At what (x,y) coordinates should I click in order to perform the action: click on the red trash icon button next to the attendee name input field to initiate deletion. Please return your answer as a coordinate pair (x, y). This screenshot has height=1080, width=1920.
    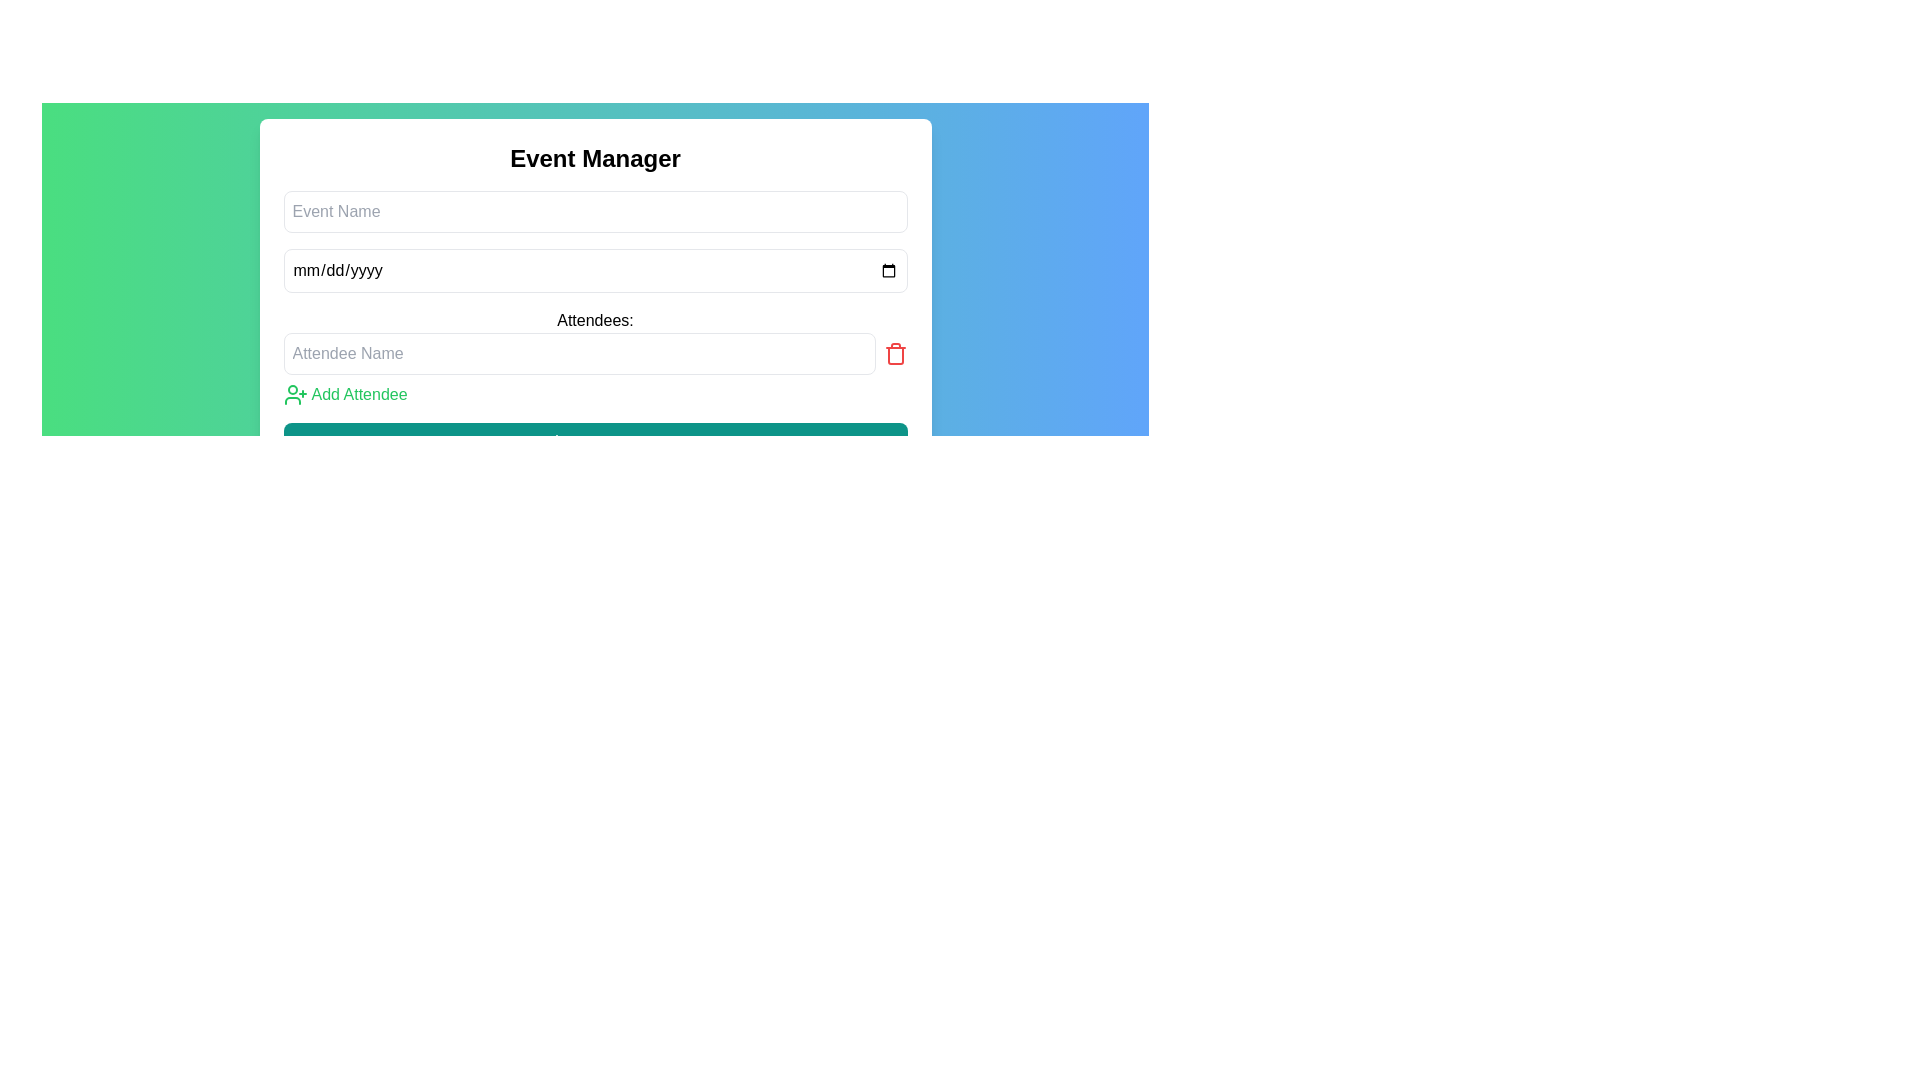
    Looking at the image, I should click on (894, 353).